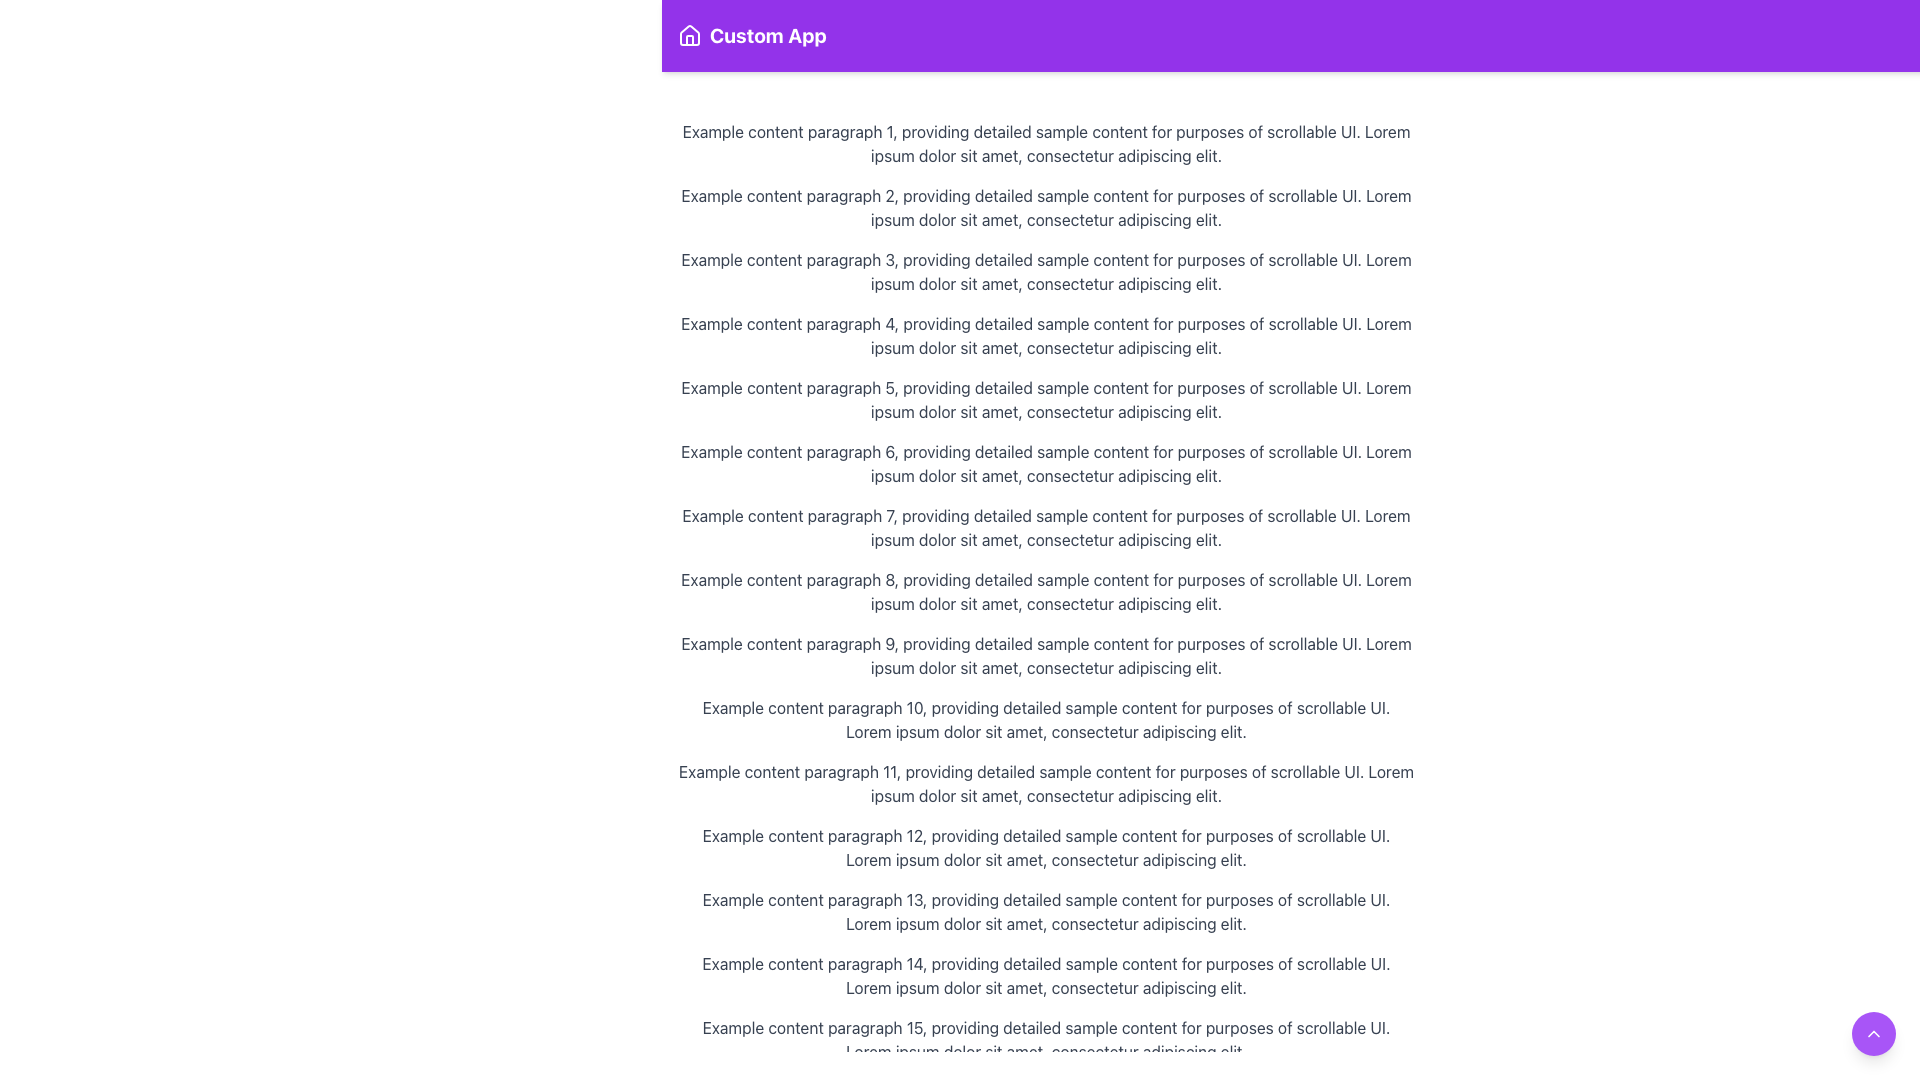 This screenshot has height=1080, width=1920. Describe the element at coordinates (1045, 911) in the screenshot. I see `textual information displayed in the 13th paragraph of the scrollable content area, which is centrally aligned in the interface` at that location.